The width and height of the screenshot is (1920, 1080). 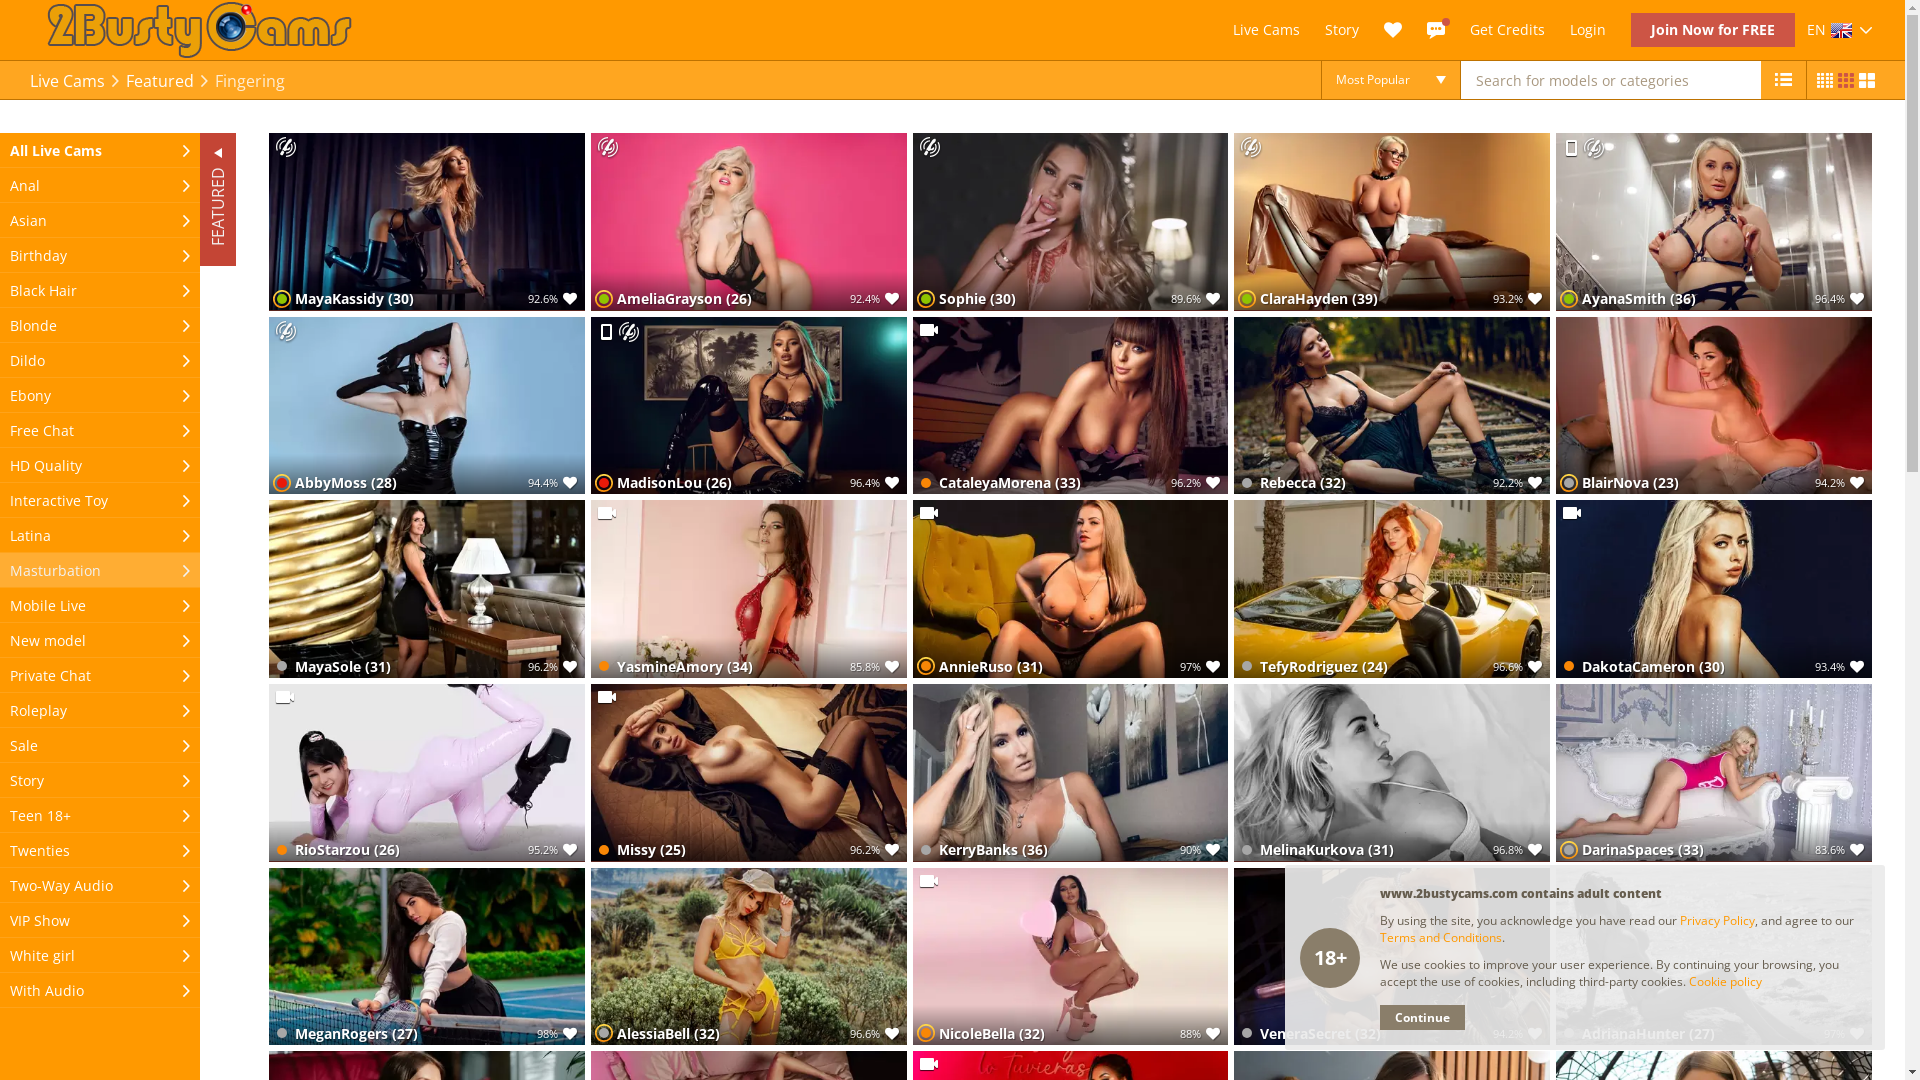 What do you see at coordinates (1440, 937) in the screenshot?
I see `'Terms and Conditions'` at bounding box center [1440, 937].